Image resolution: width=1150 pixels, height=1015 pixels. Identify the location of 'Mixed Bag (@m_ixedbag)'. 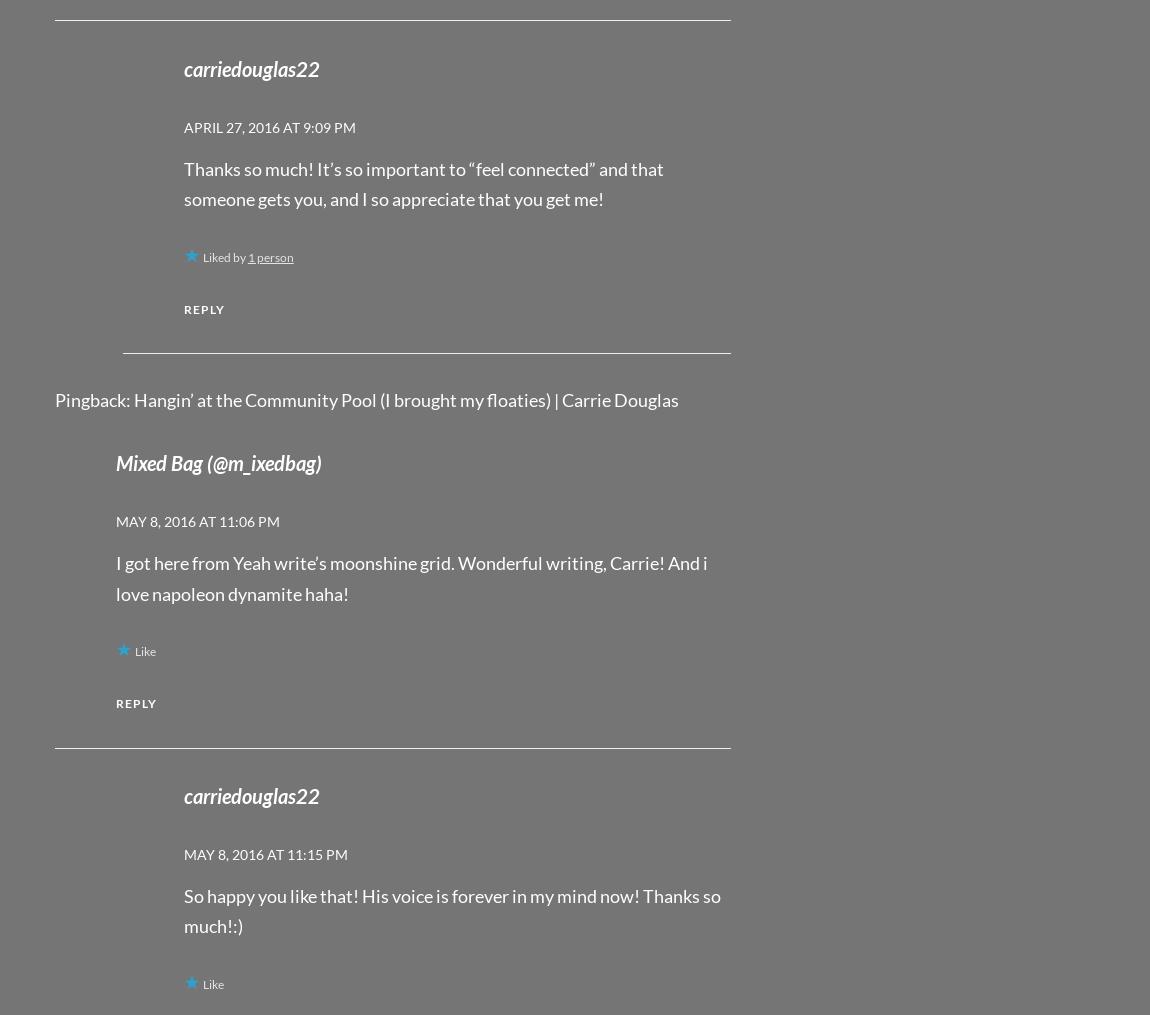
(217, 462).